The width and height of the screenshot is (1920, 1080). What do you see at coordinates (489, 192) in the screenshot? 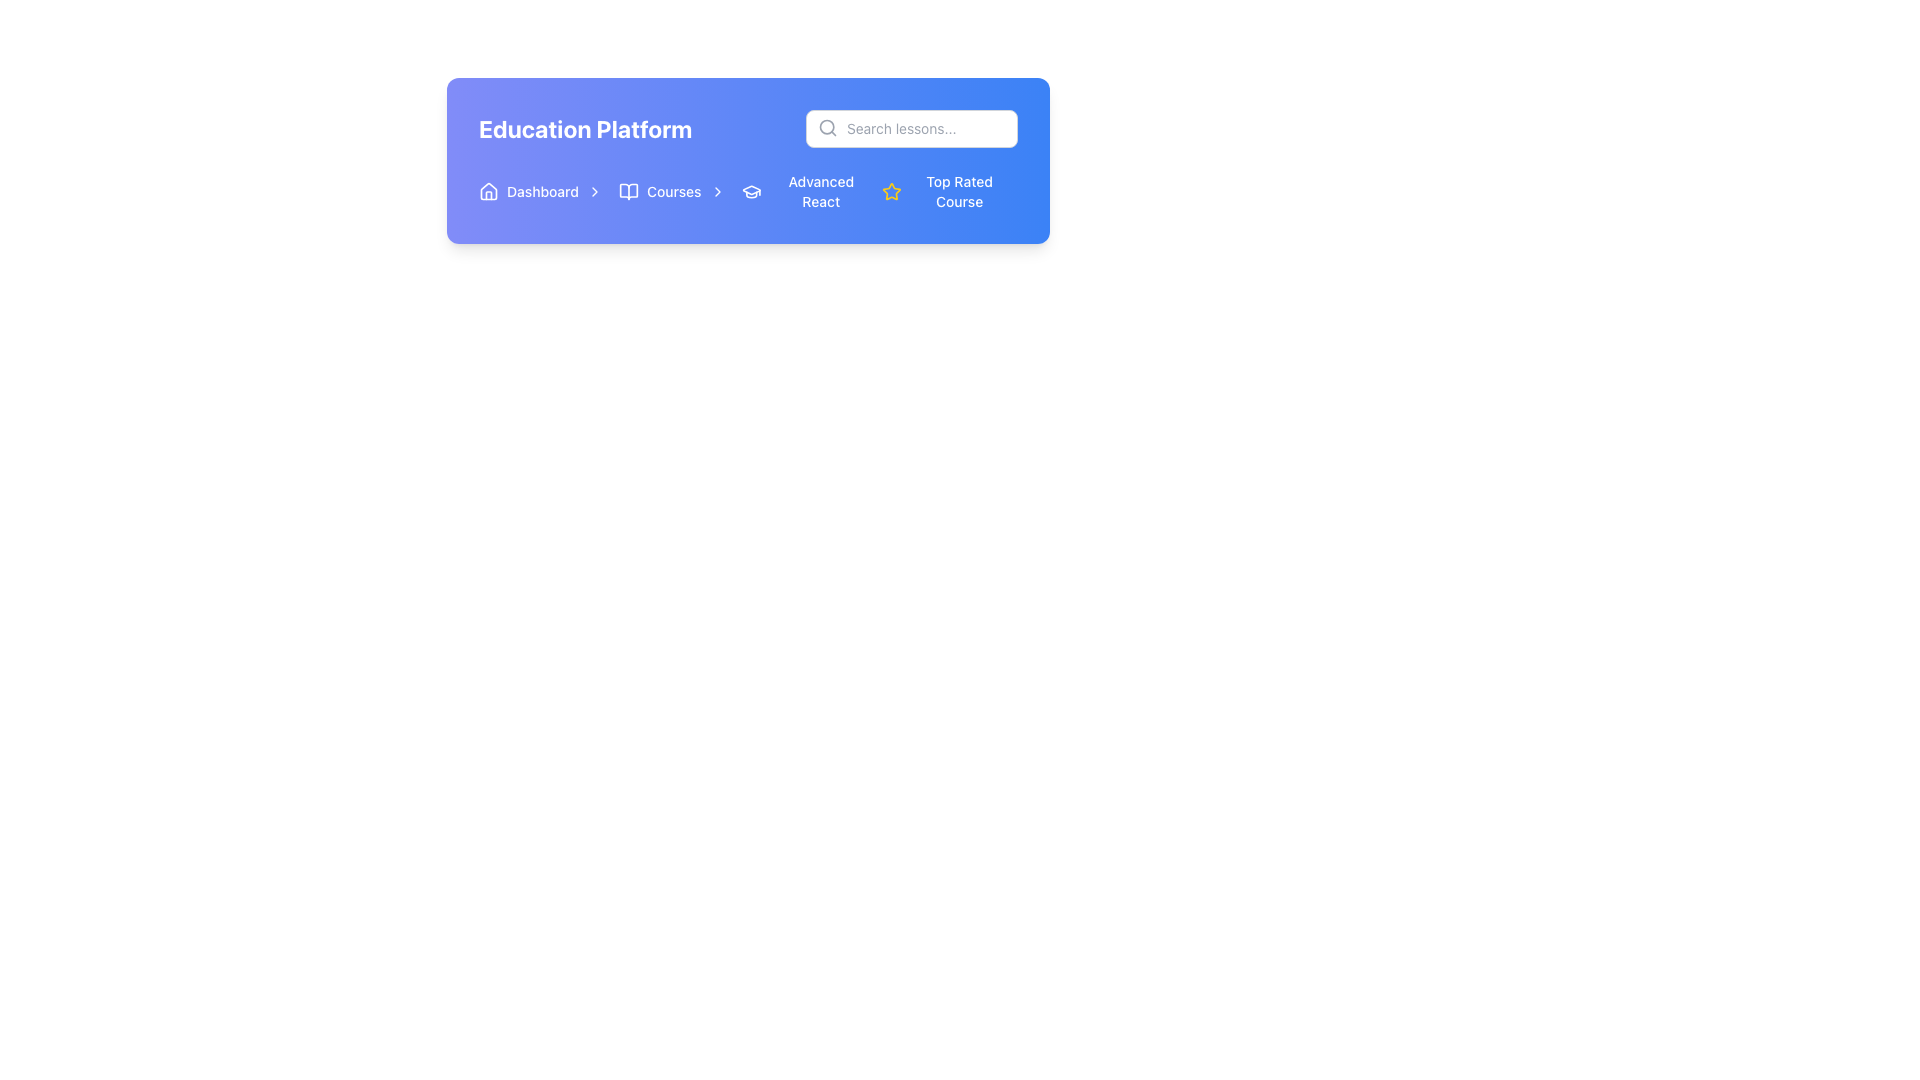
I see `the house icon located at the beginning of the breadcrumb navigation bar` at bounding box center [489, 192].